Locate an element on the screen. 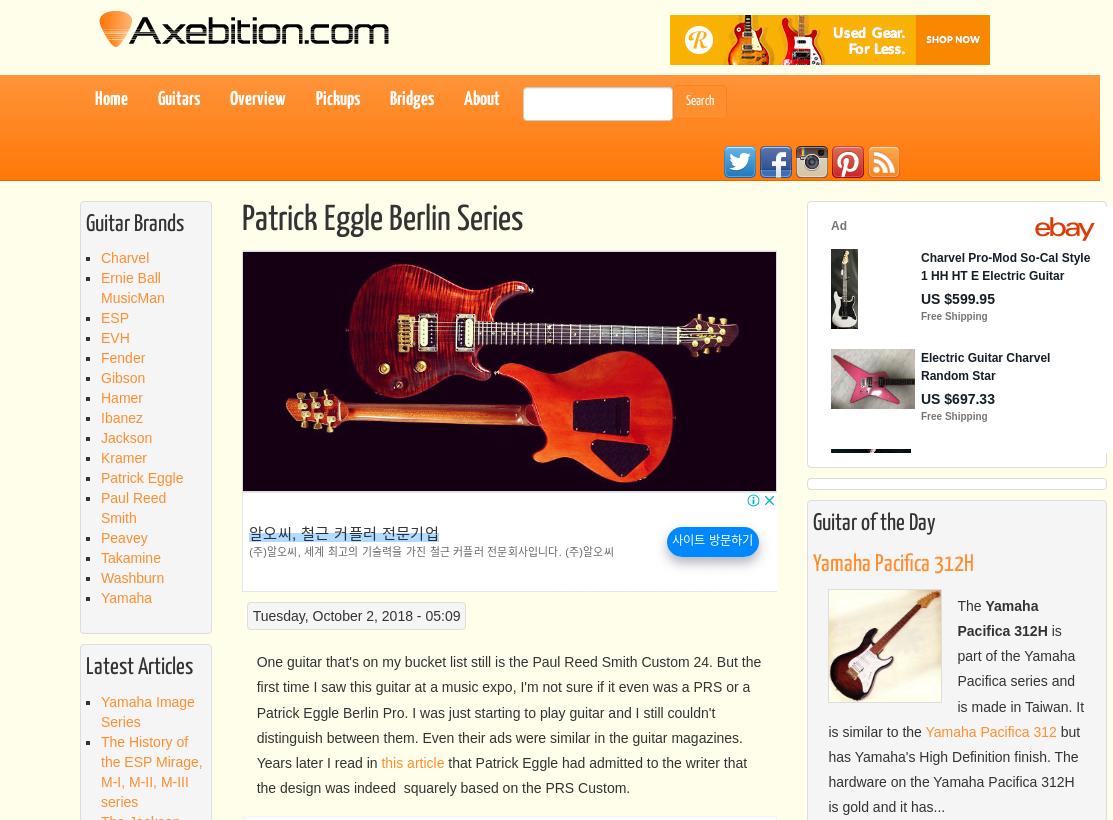  'Takamine' is located at coordinates (129, 557).